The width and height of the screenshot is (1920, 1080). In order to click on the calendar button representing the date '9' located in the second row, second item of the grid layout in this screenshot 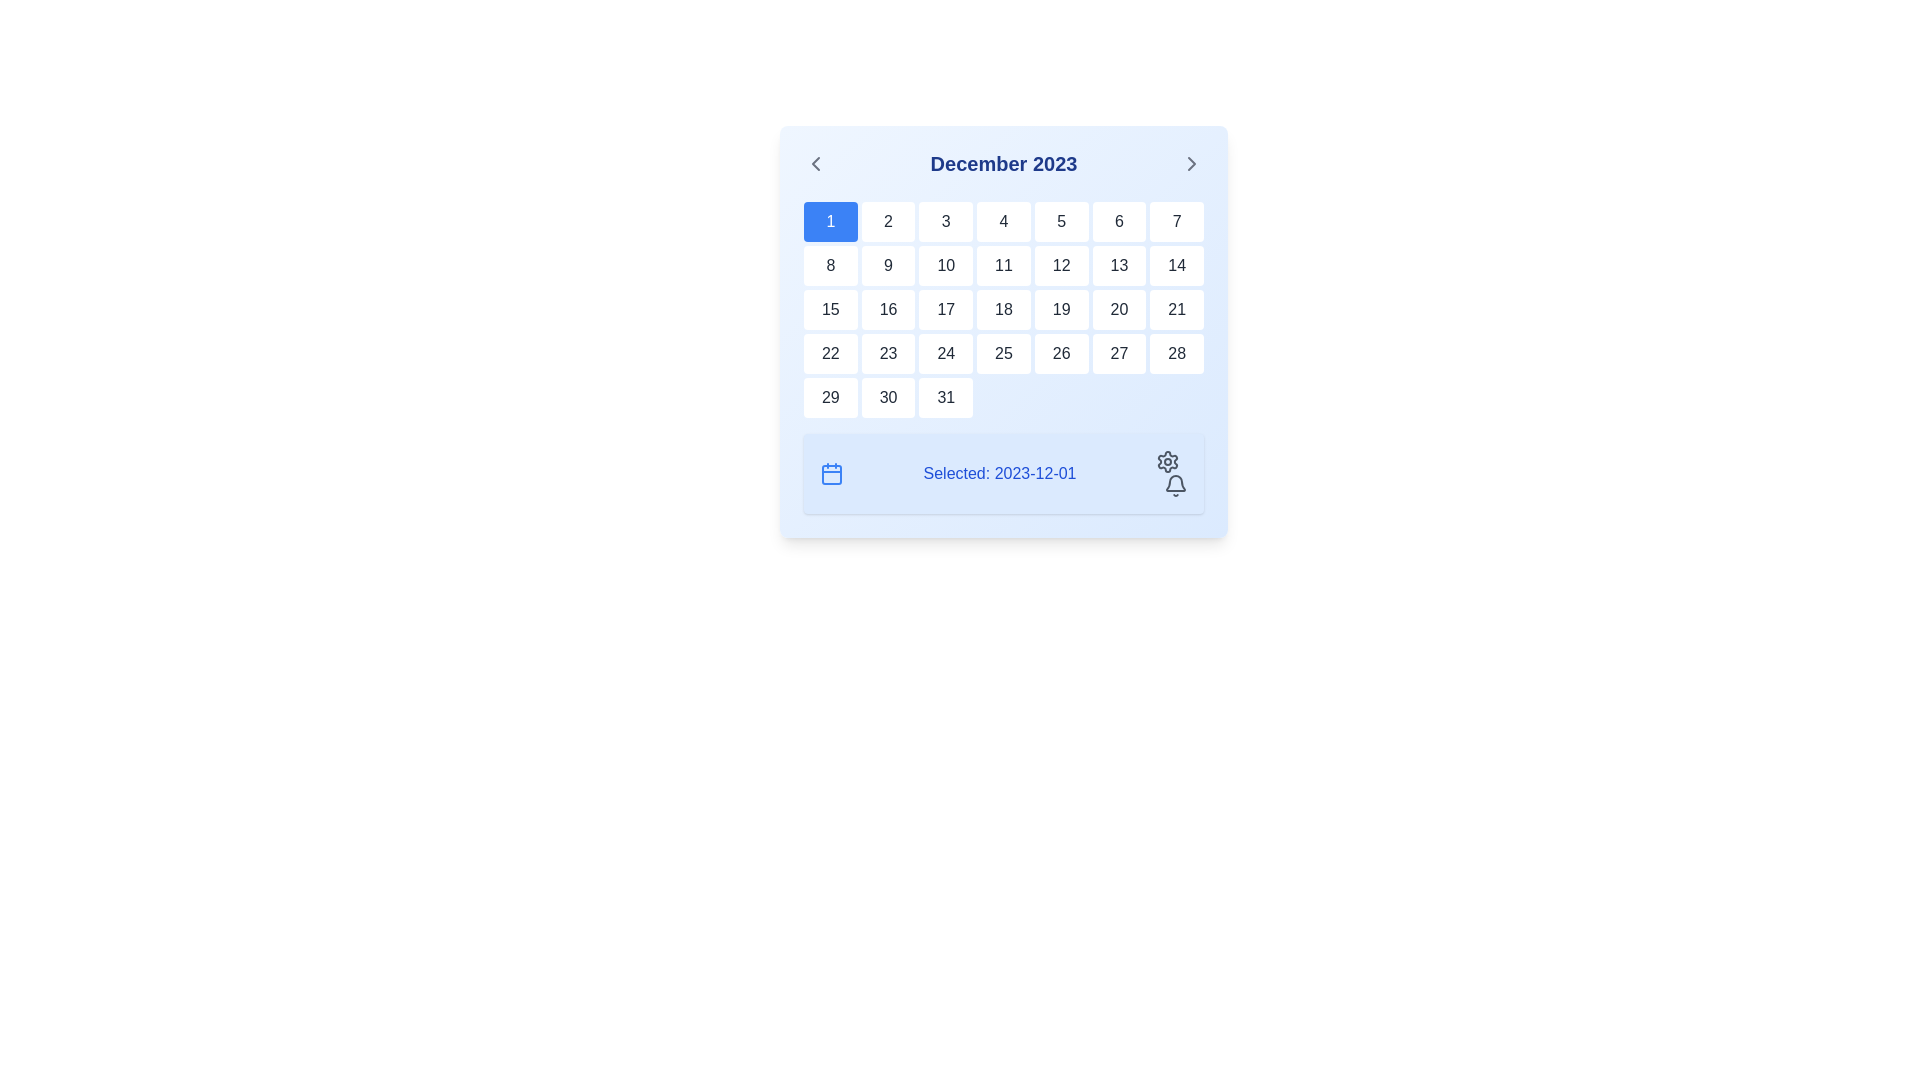, I will do `click(887, 265)`.